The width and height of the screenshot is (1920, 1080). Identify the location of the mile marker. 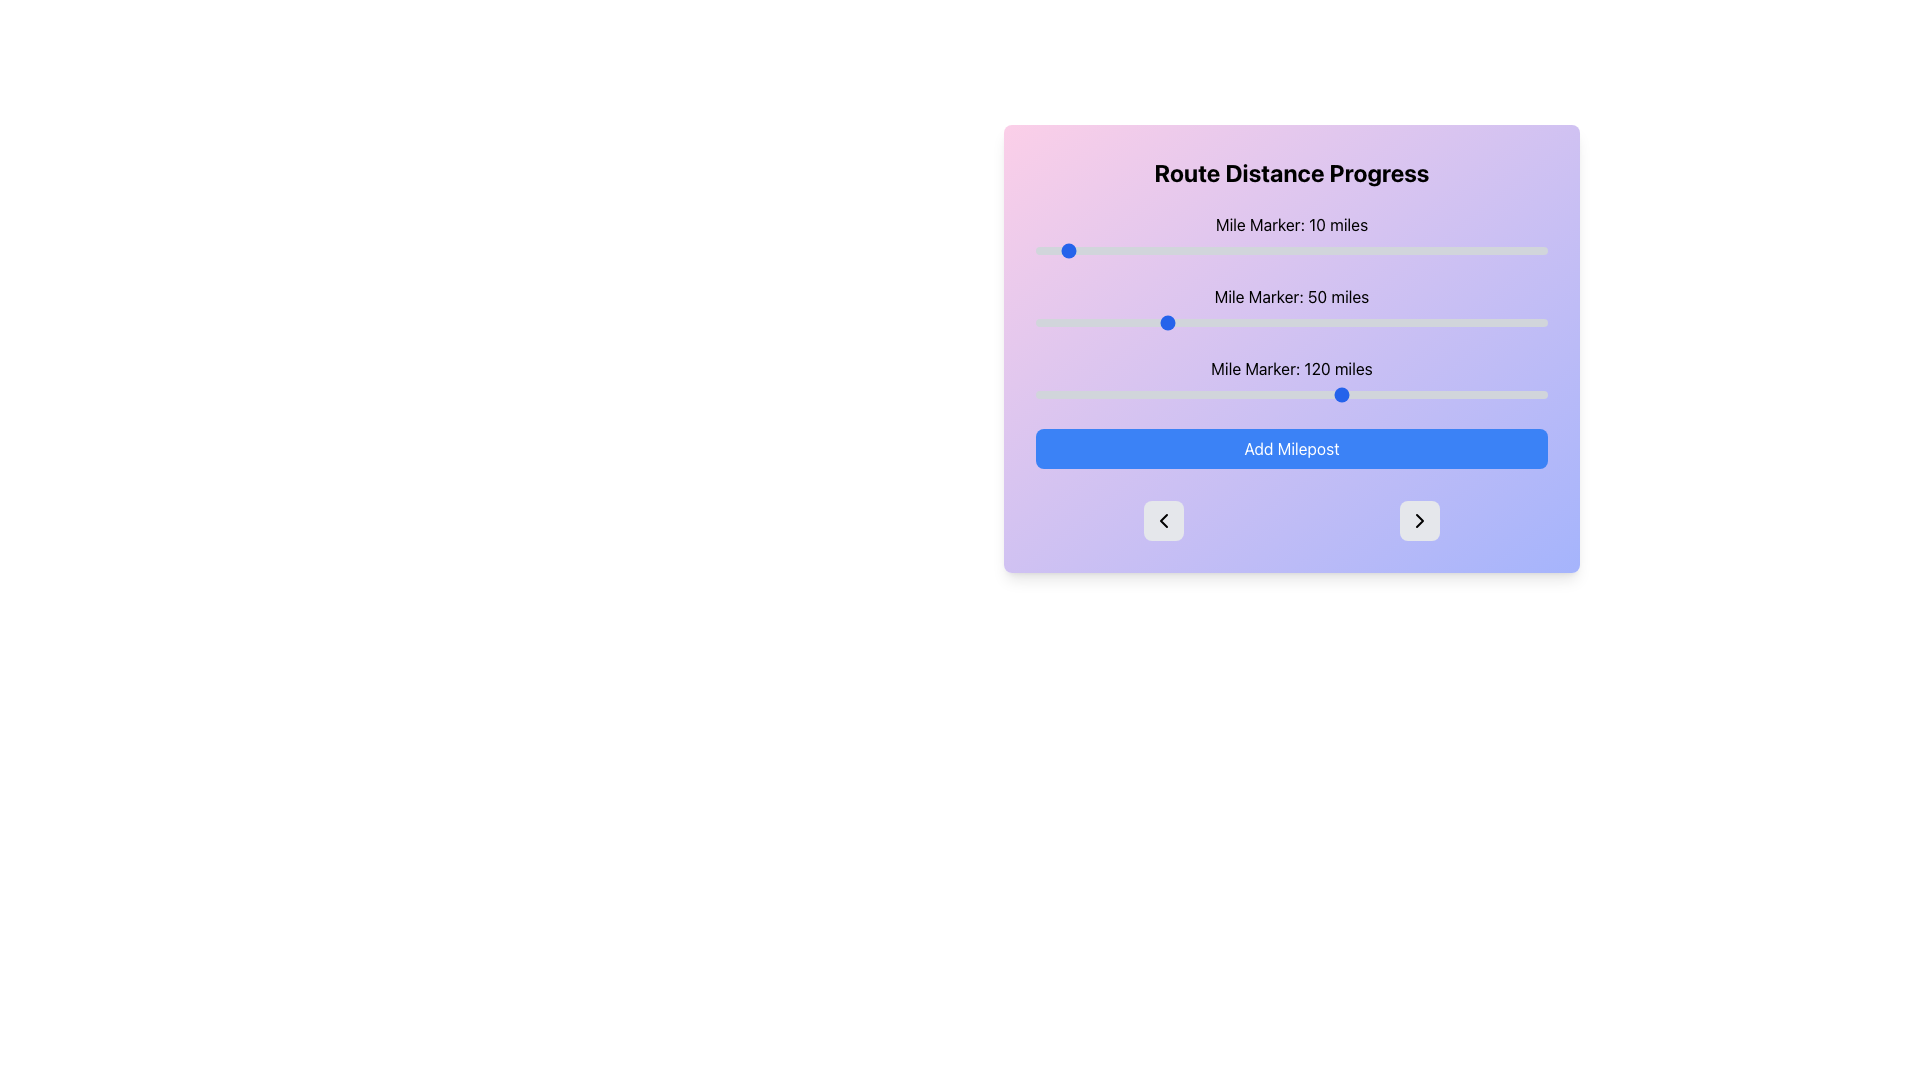
(1125, 394).